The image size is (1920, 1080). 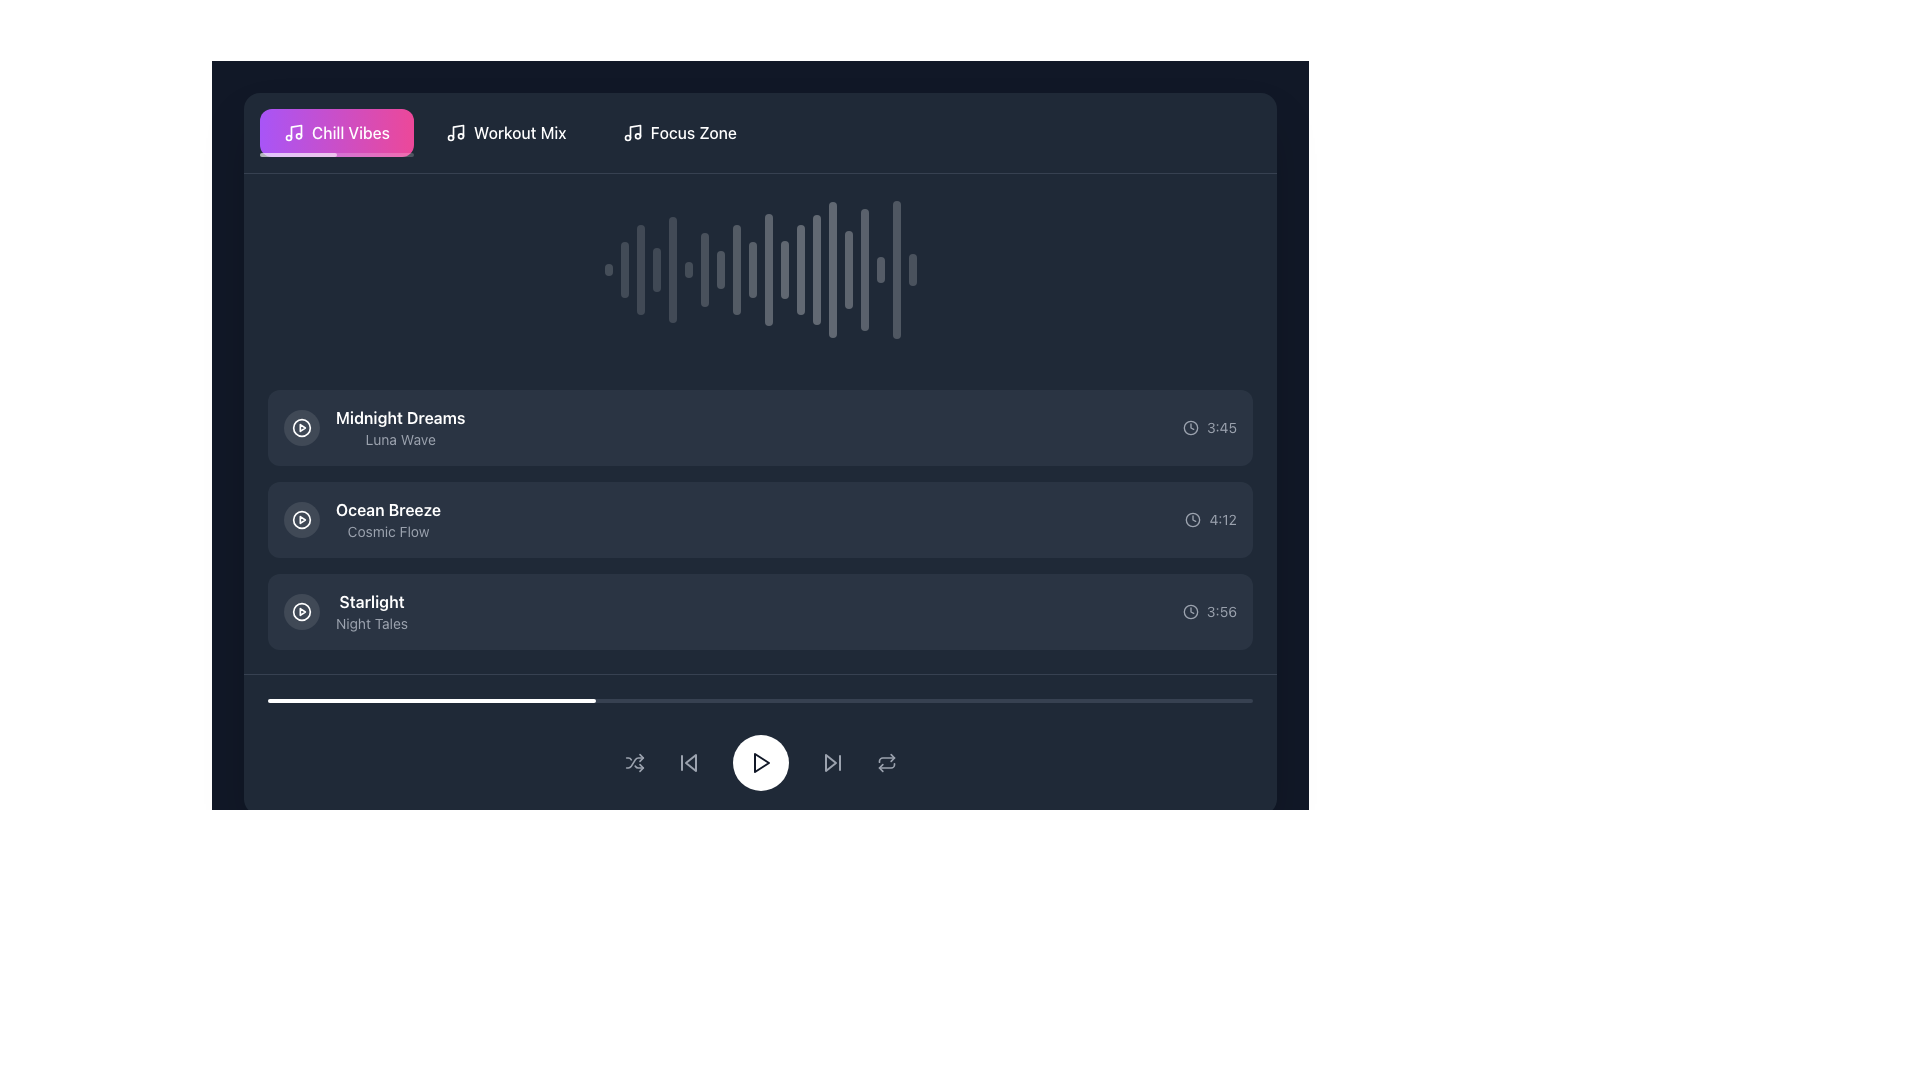 What do you see at coordinates (388, 508) in the screenshot?
I see `the text label displaying the title 'Ocean Breeze', which is located in the middle of the list as the first line of the second track item` at bounding box center [388, 508].